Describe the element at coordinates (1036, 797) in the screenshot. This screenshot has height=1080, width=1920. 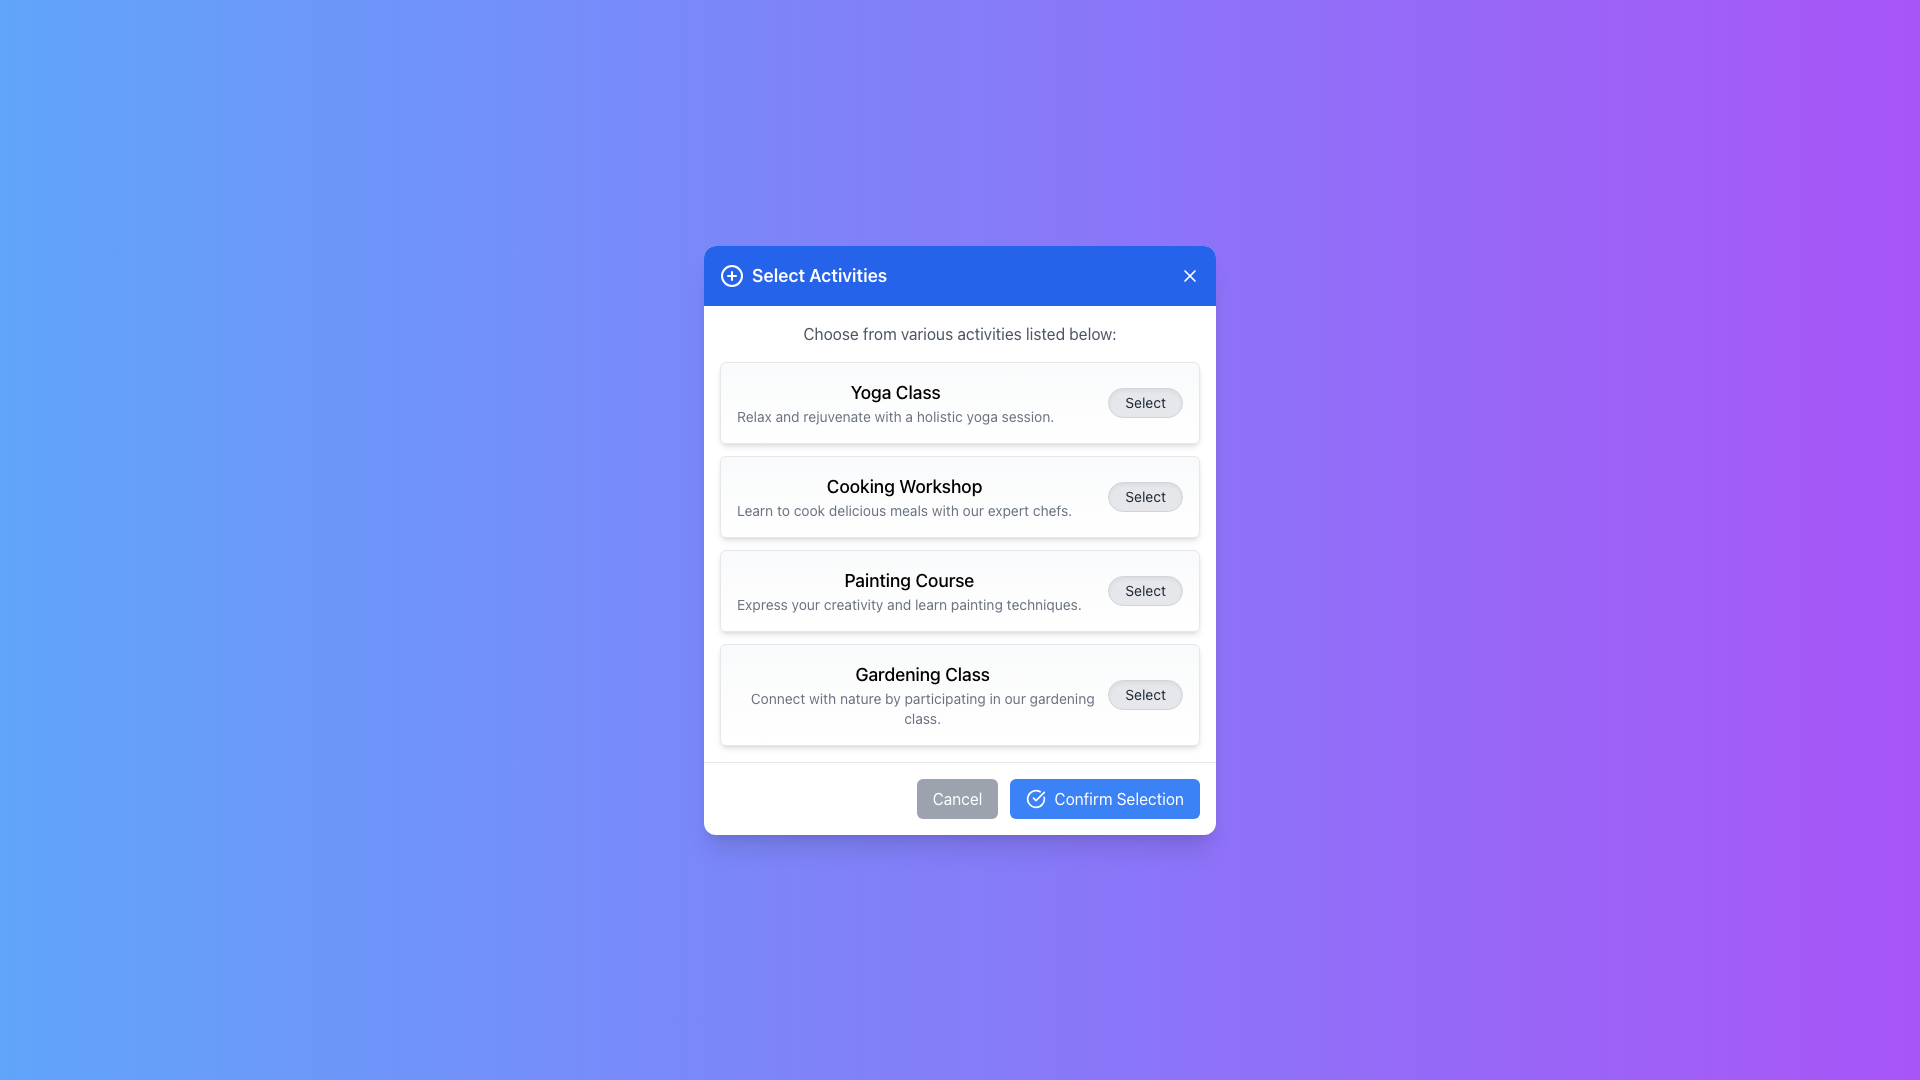
I see `the graphical icon of a circle with a checkmark, which is located to the left of the text 'Confirm Selection' within the button` at that location.